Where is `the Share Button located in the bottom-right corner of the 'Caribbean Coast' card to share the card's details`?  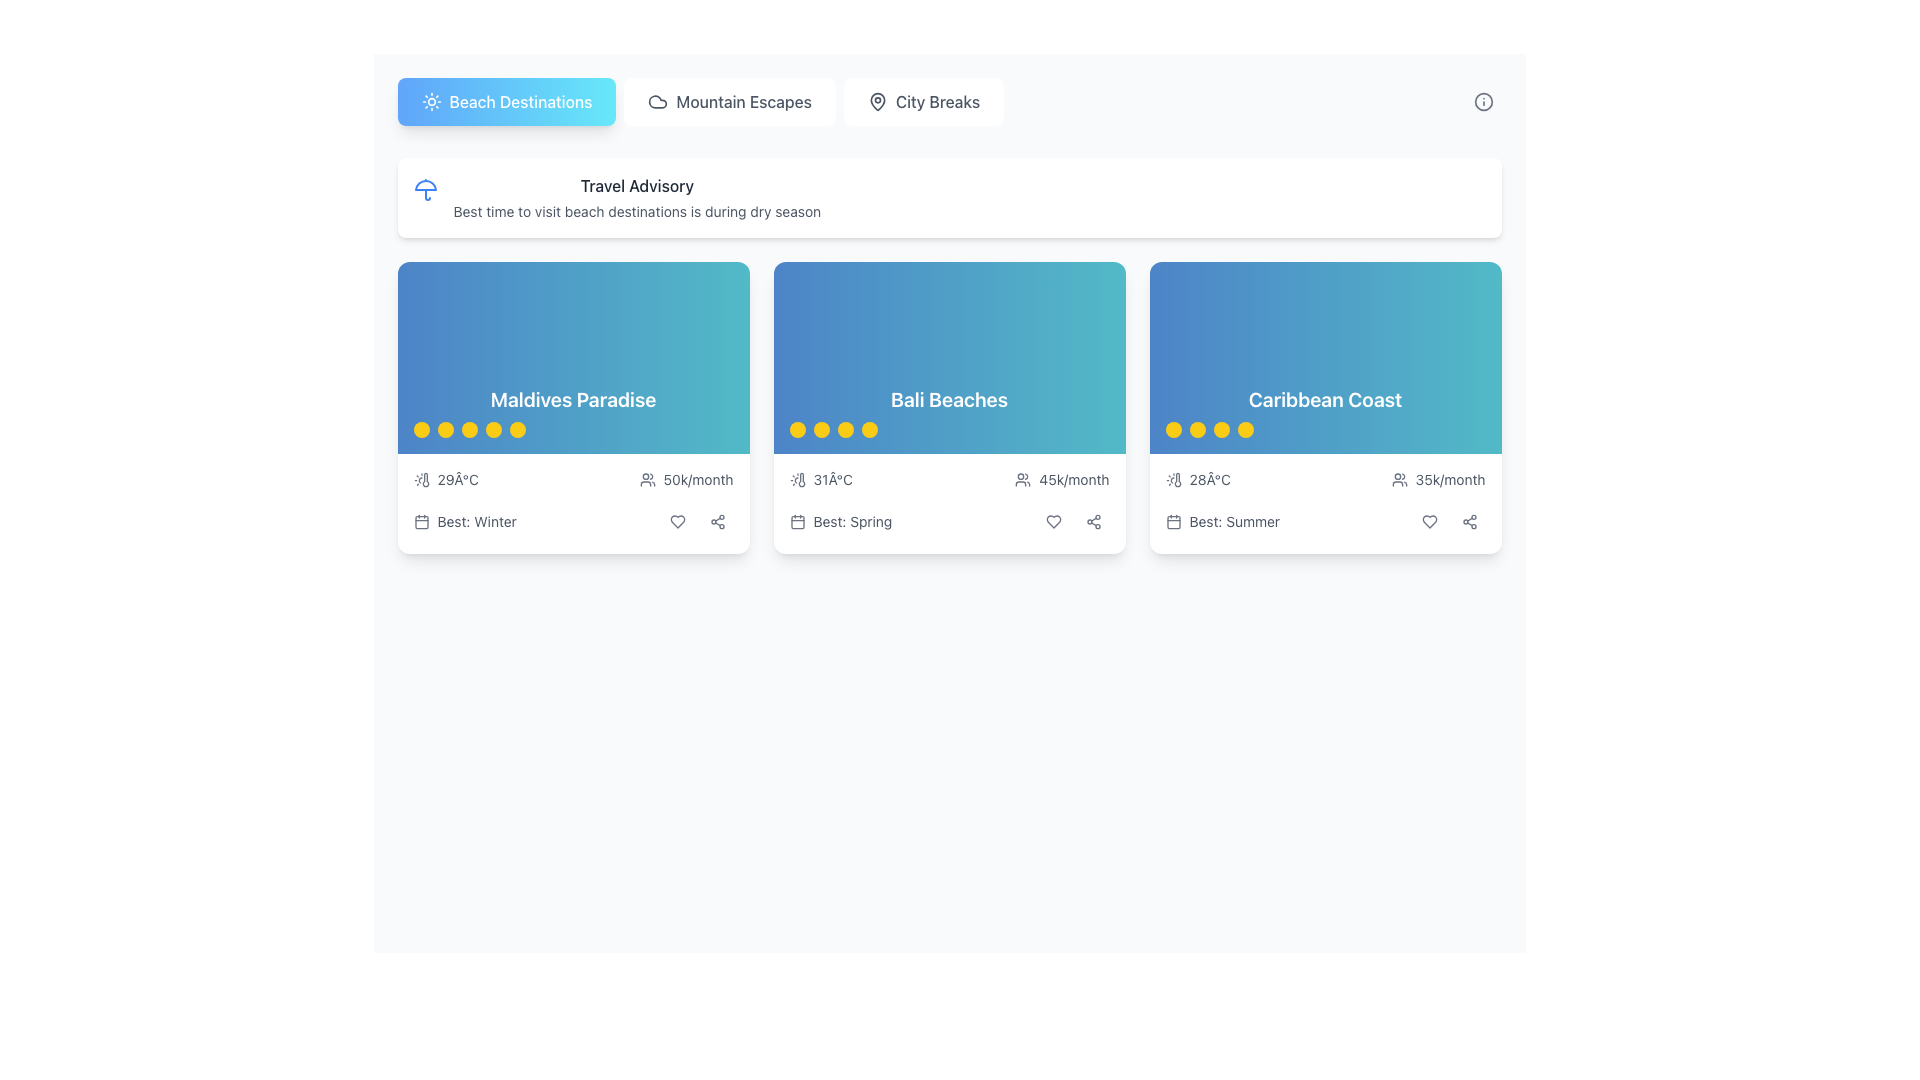
the Share Button located in the bottom-right corner of the 'Caribbean Coast' card to share the card's details is located at coordinates (1469, 520).